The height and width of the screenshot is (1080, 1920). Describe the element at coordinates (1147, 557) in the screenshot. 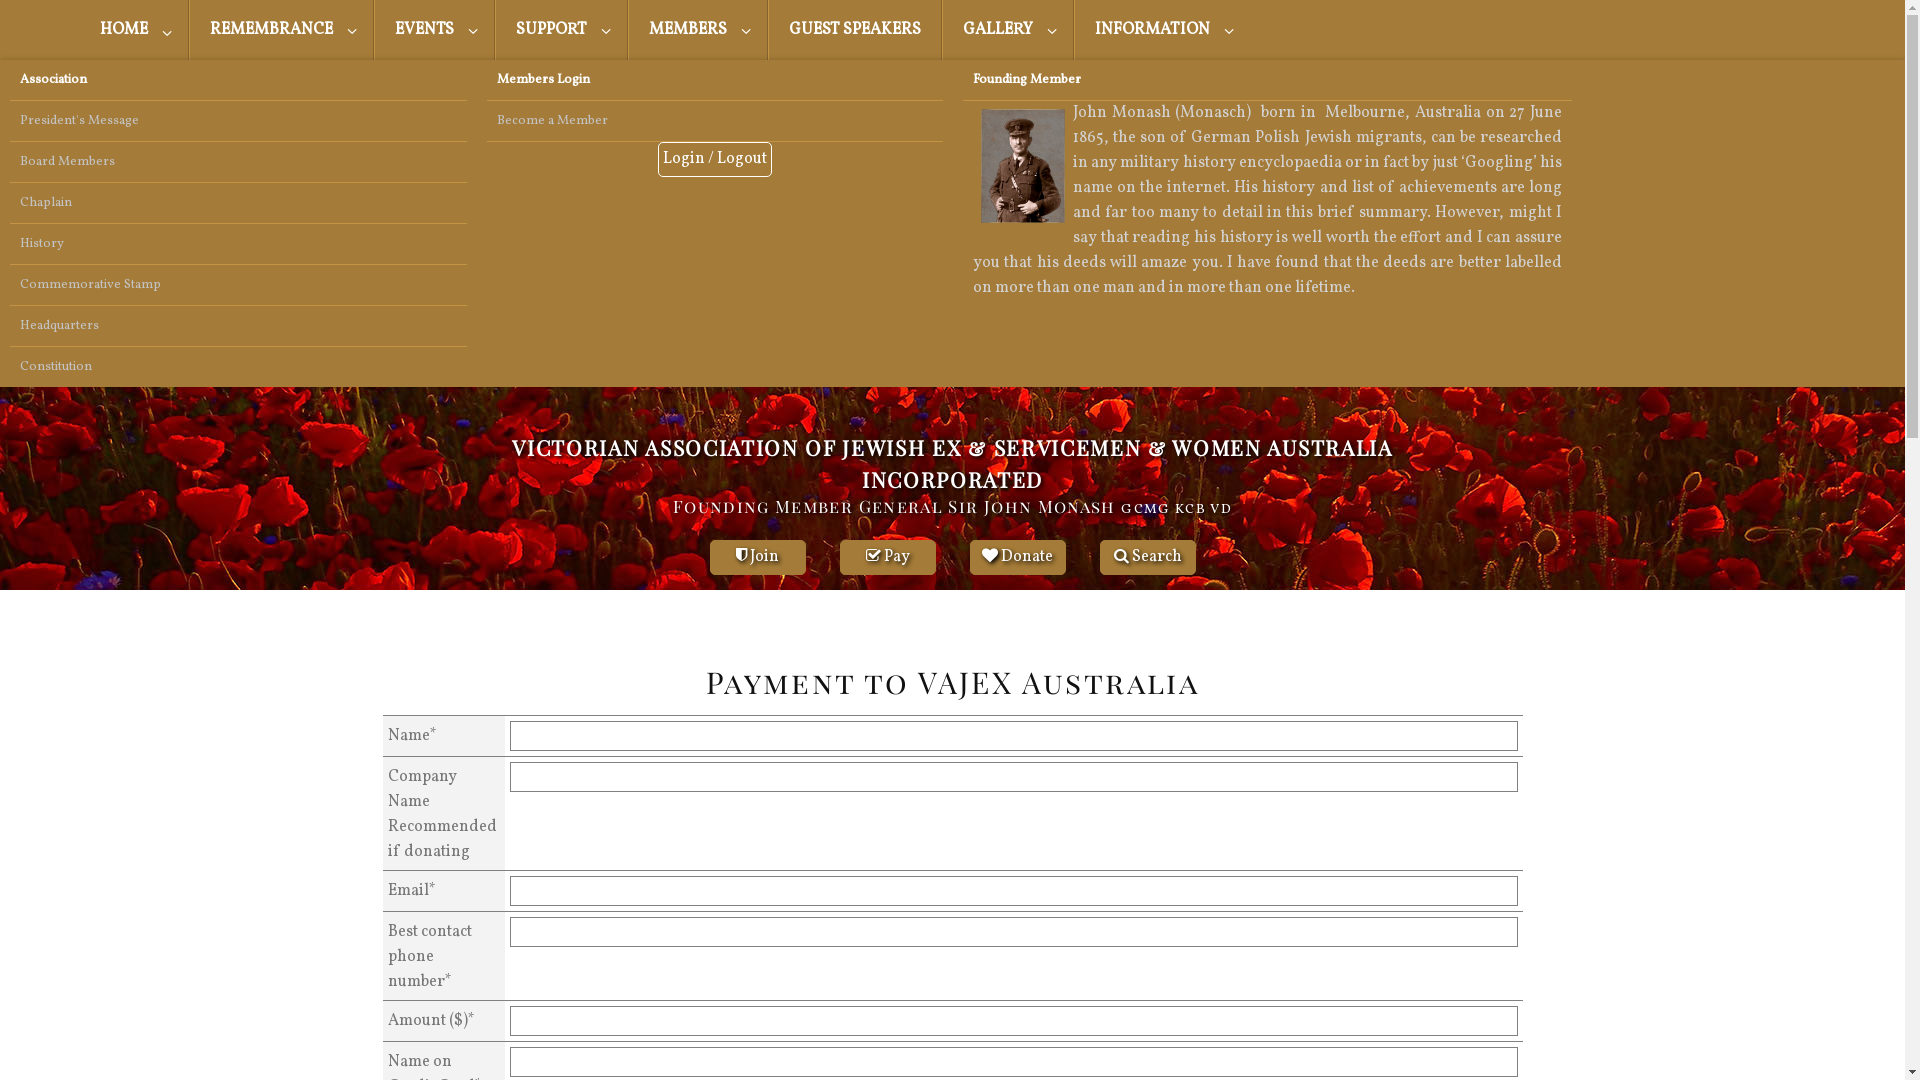

I see `'Search'` at that location.